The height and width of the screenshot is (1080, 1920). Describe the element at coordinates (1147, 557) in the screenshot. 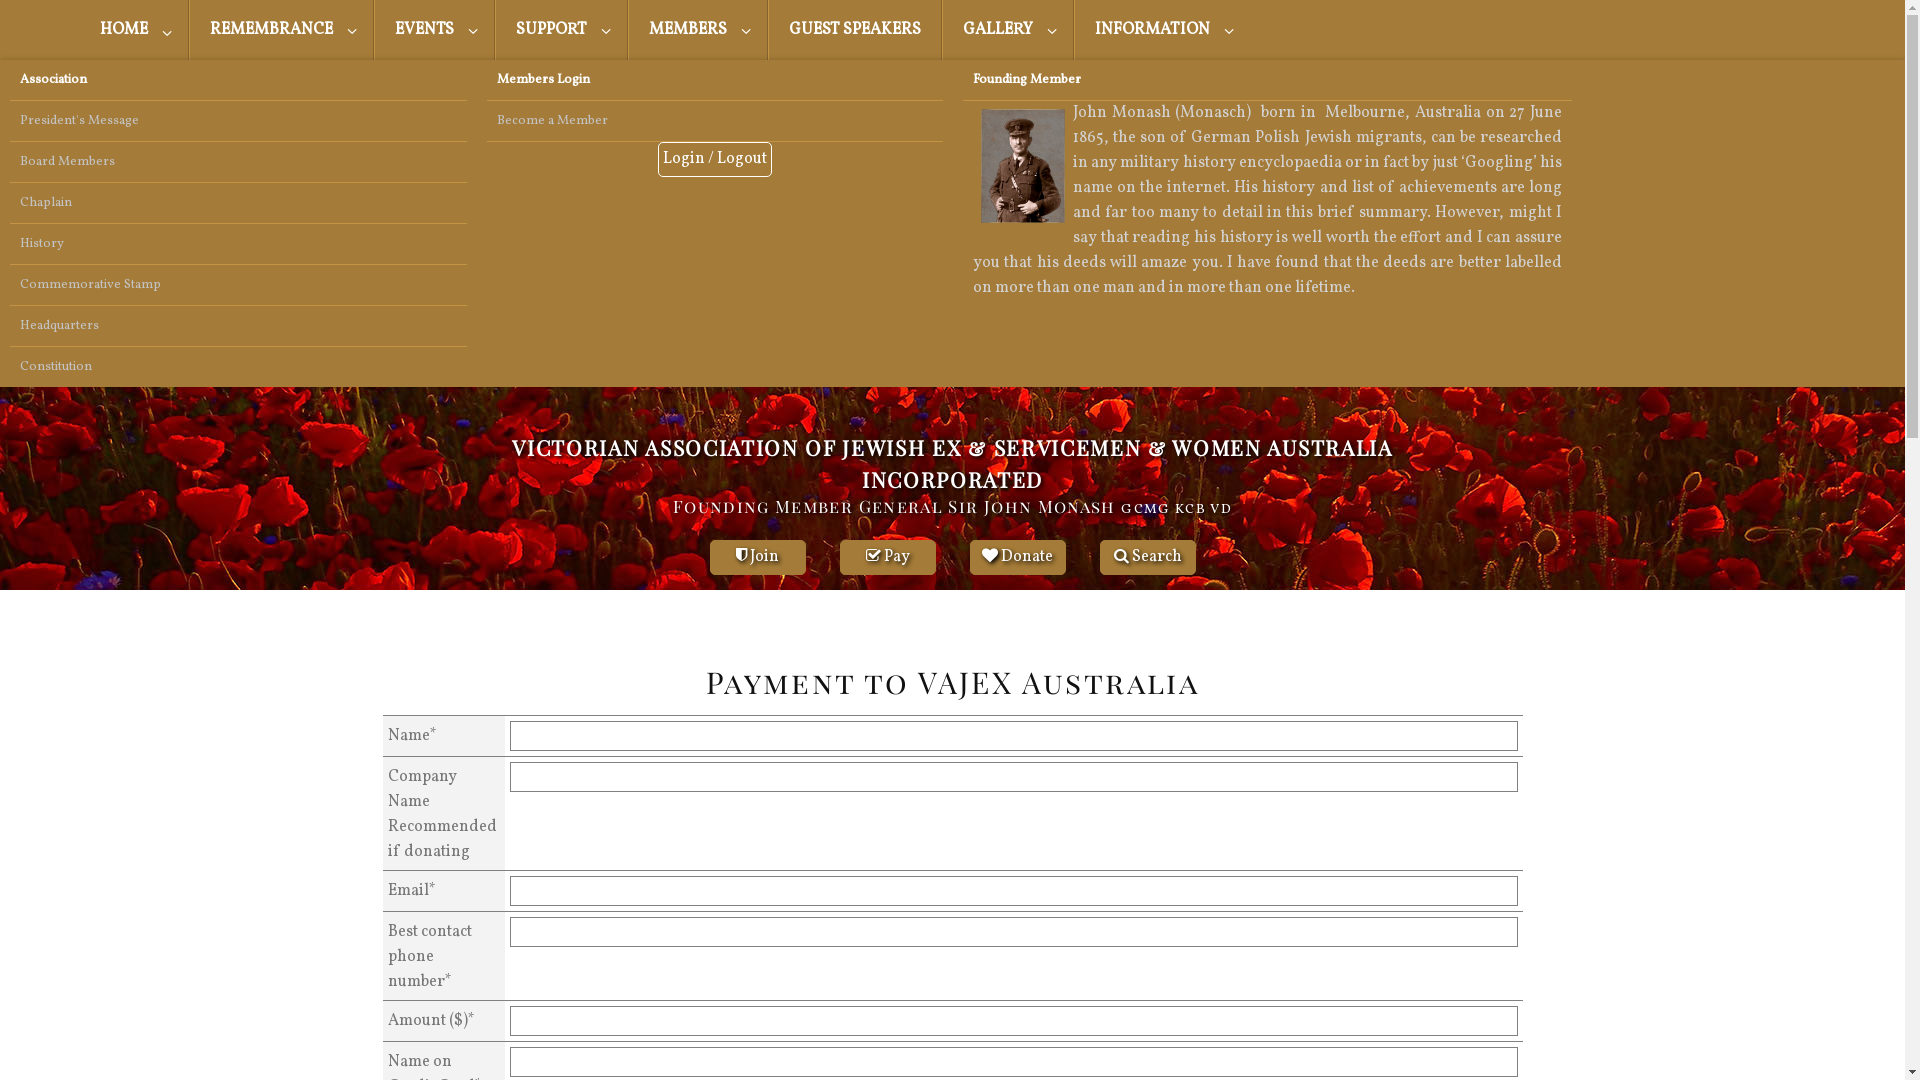

I see `'Search'` at that location.